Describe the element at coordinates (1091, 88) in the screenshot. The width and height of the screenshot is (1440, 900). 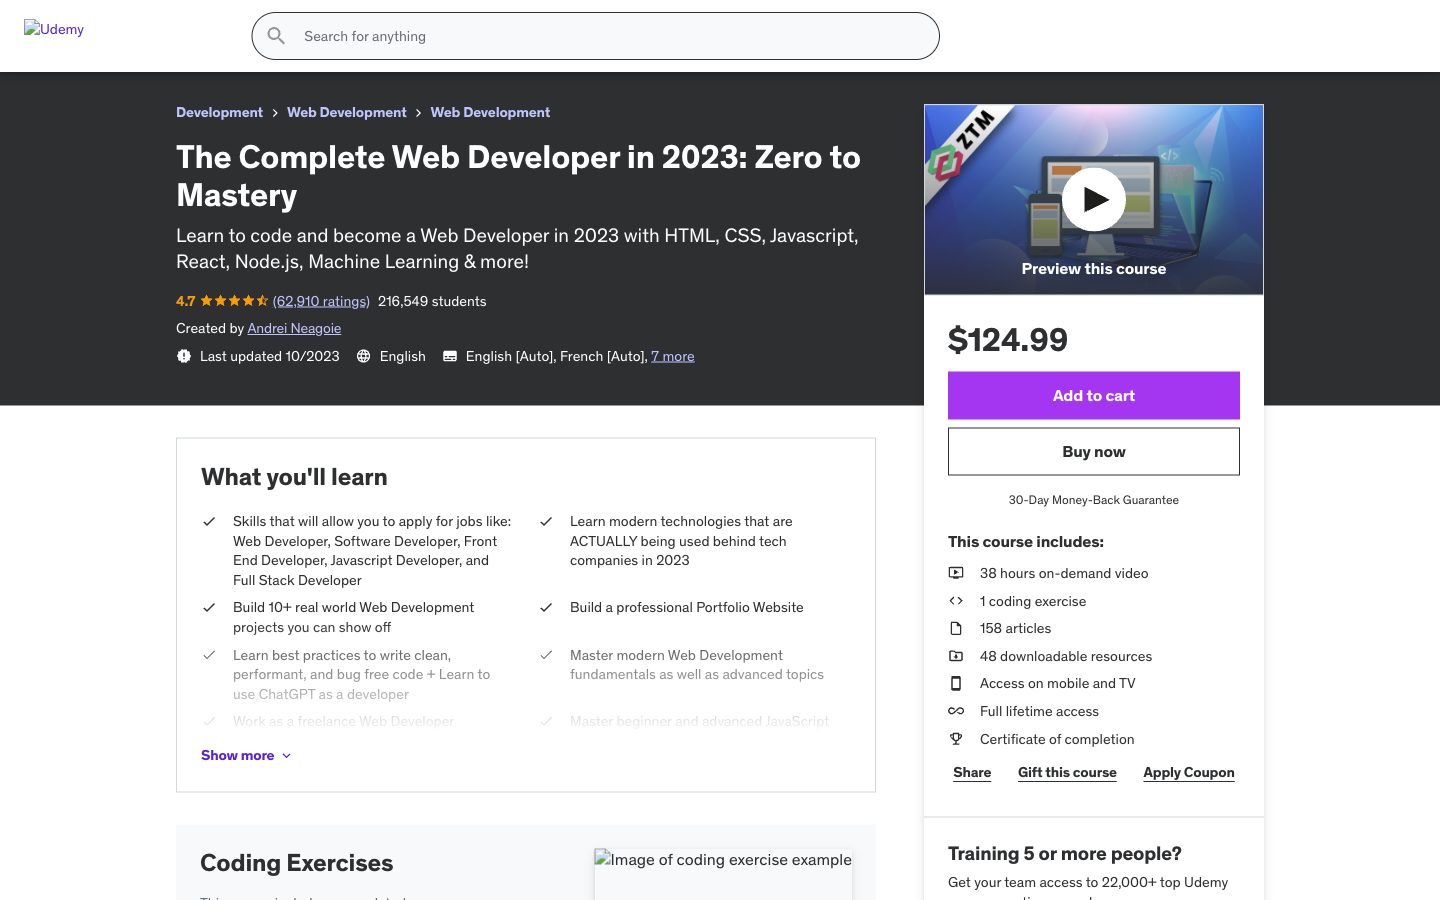
I see `Go to the Help Page` at that location.